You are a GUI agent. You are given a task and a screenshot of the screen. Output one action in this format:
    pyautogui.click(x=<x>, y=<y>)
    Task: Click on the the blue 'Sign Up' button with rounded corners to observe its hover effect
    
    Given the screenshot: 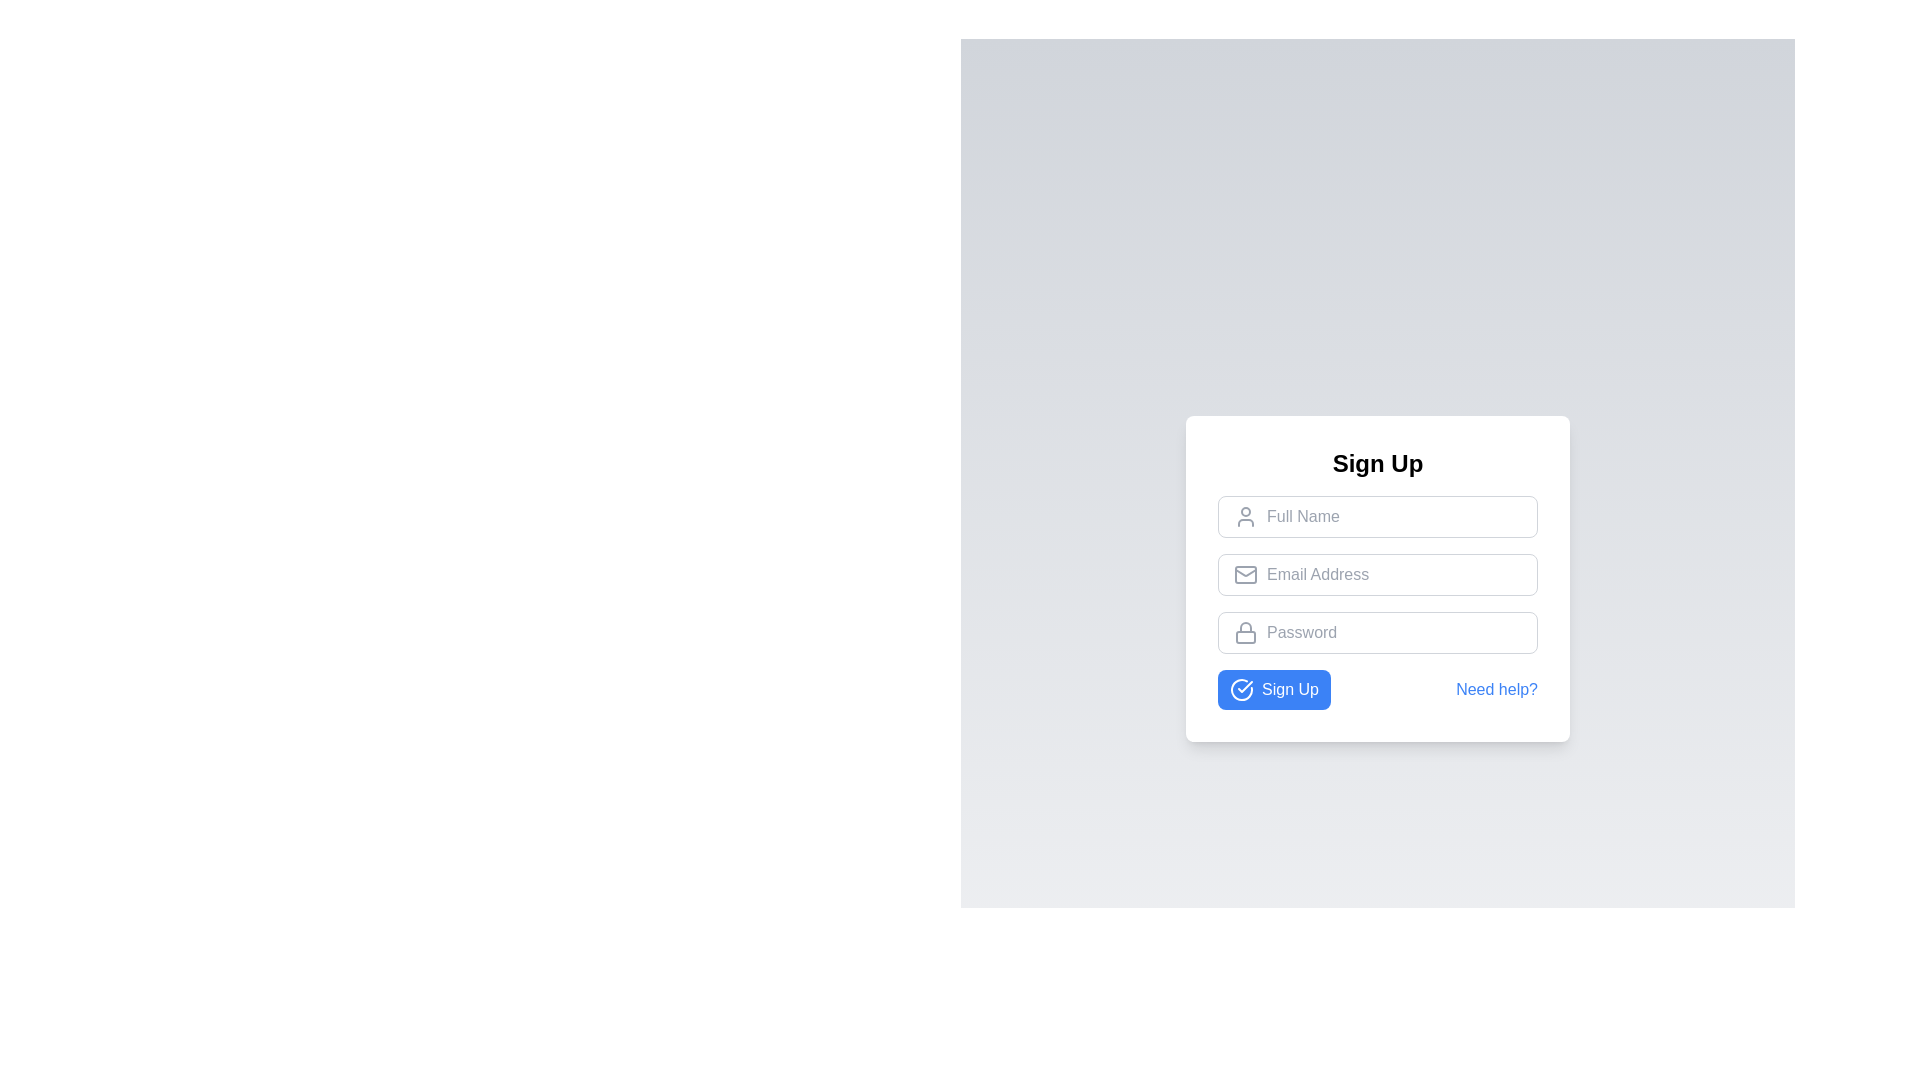 What is the action you would take?
    pyautogui.click(x=1273, y=689)
    